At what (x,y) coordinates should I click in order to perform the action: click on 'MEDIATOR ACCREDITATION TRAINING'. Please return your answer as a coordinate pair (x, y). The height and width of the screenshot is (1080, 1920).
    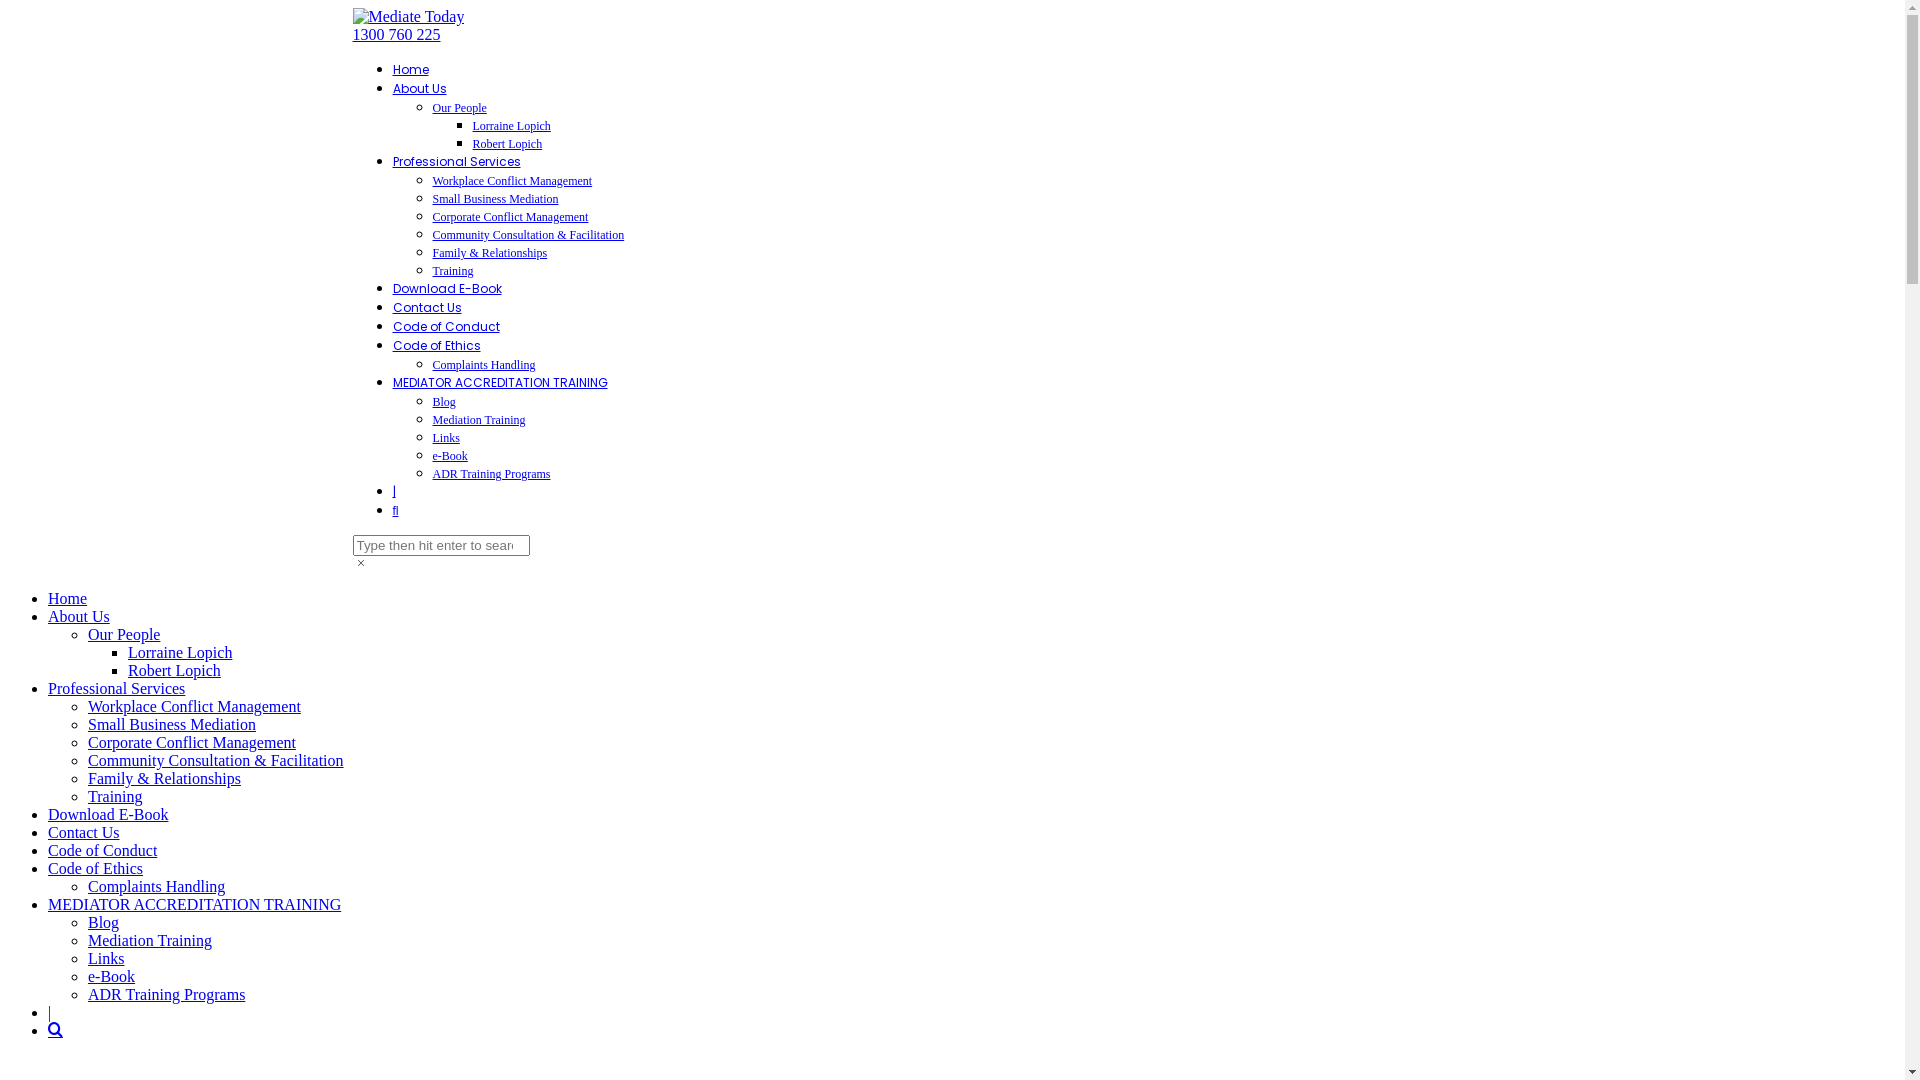
    Looking at the image, I should click on (194, 904).